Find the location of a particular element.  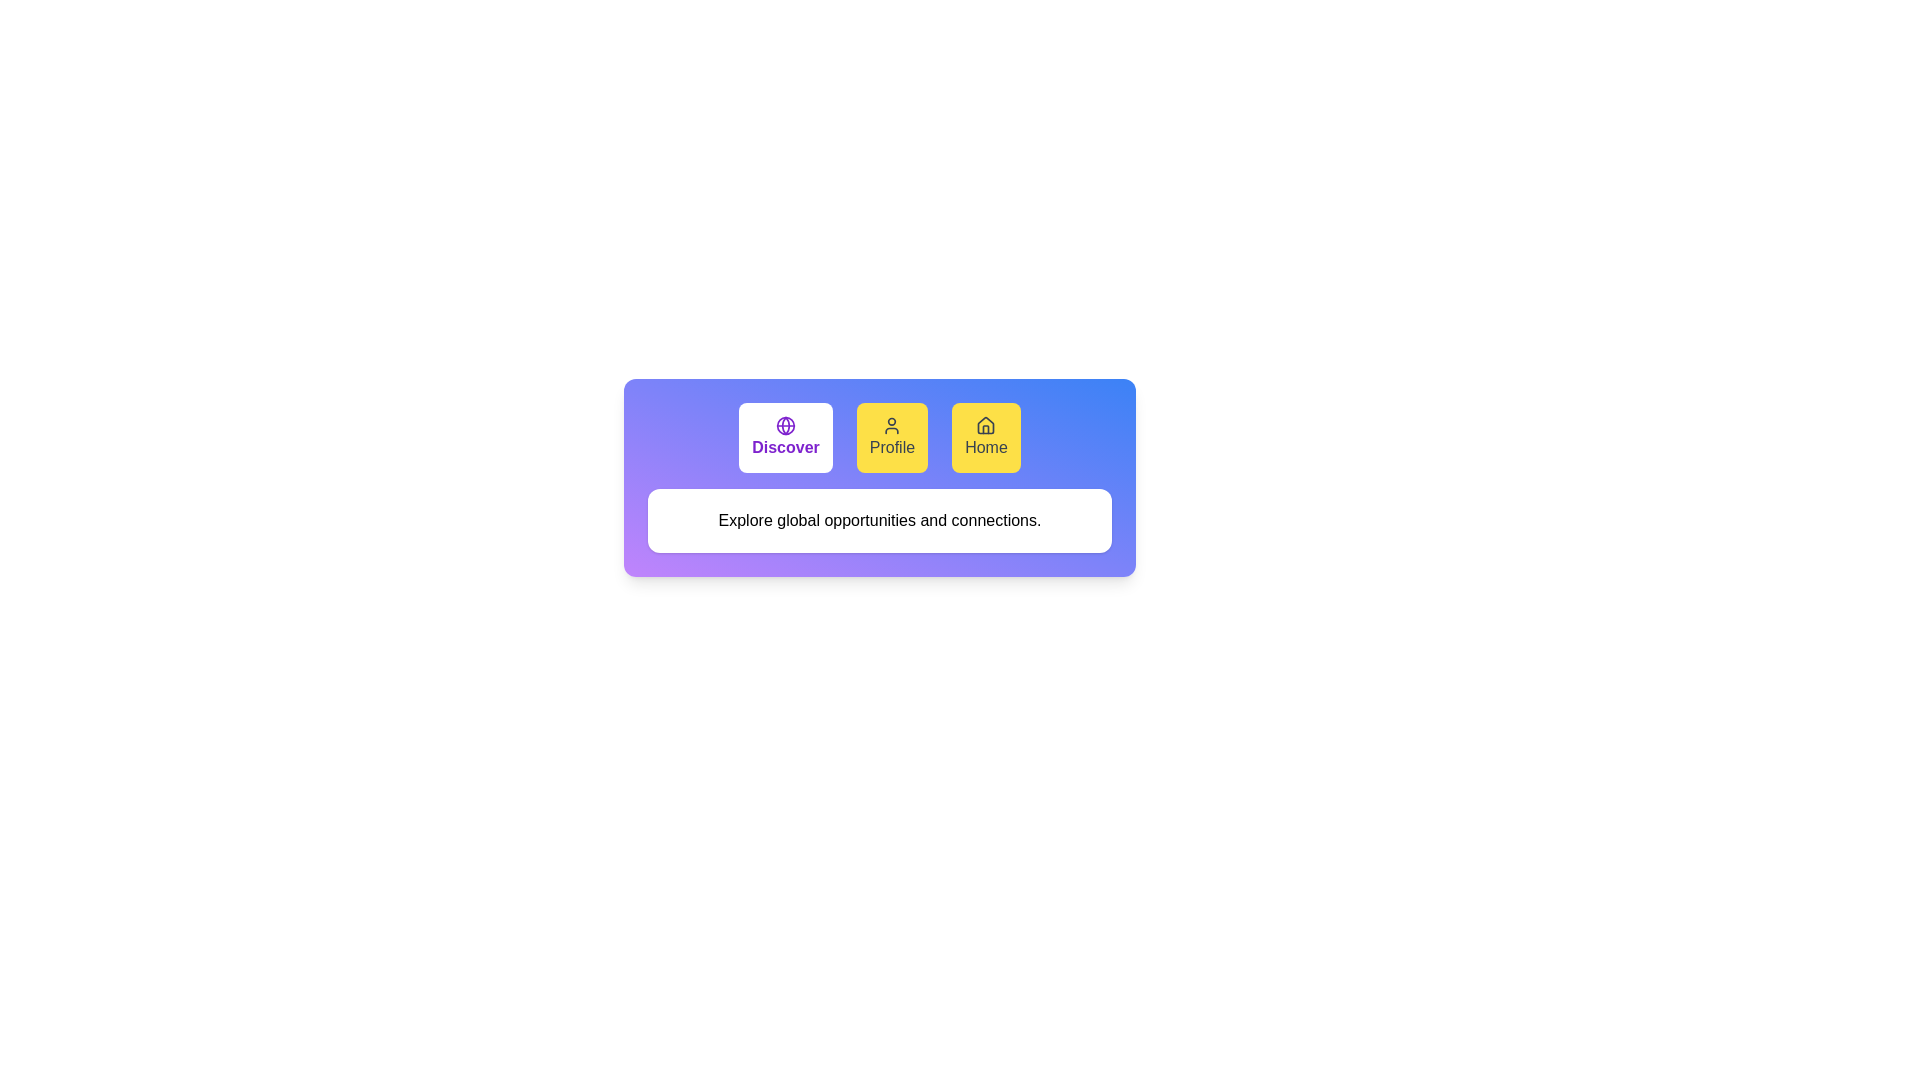

the 'Discover' text label in the leftmost card is located at coordinates (785, 446).